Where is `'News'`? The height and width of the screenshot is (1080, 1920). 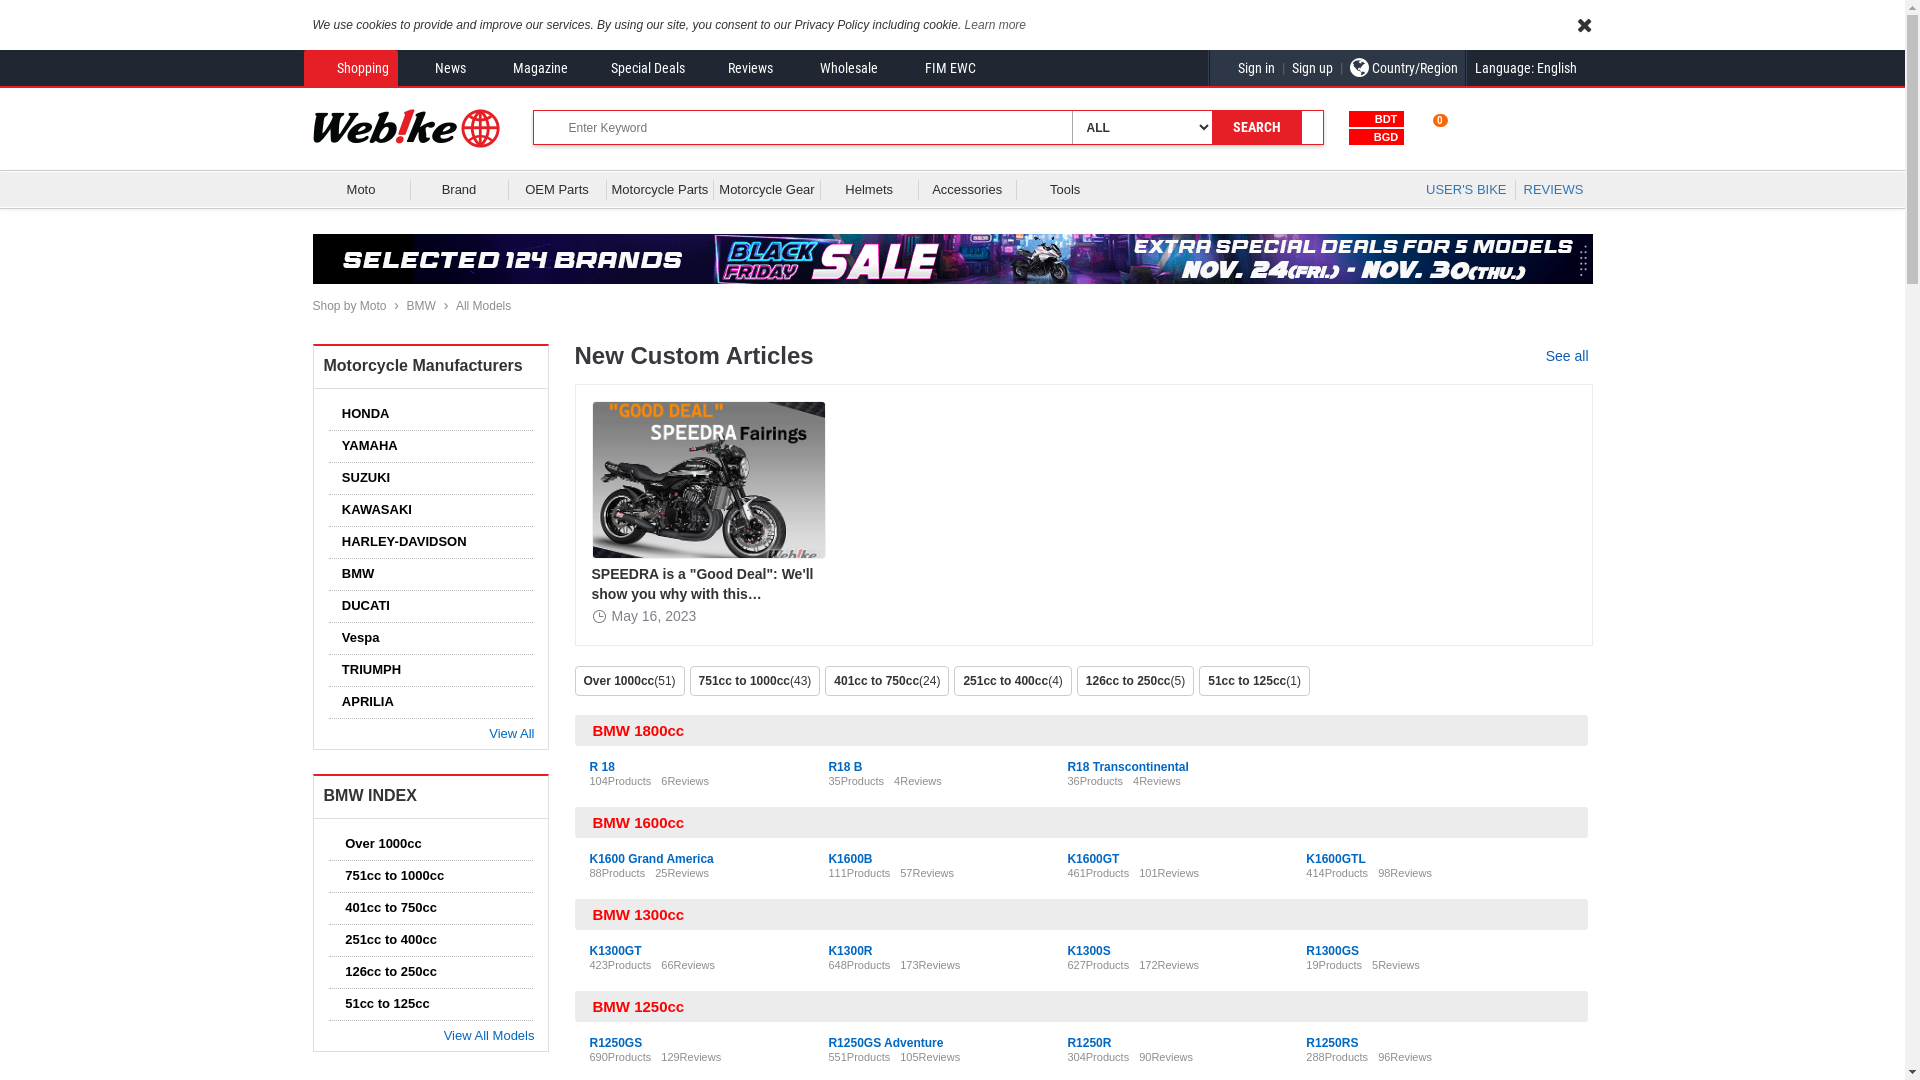
'News' is located at coordinates (435, 67).